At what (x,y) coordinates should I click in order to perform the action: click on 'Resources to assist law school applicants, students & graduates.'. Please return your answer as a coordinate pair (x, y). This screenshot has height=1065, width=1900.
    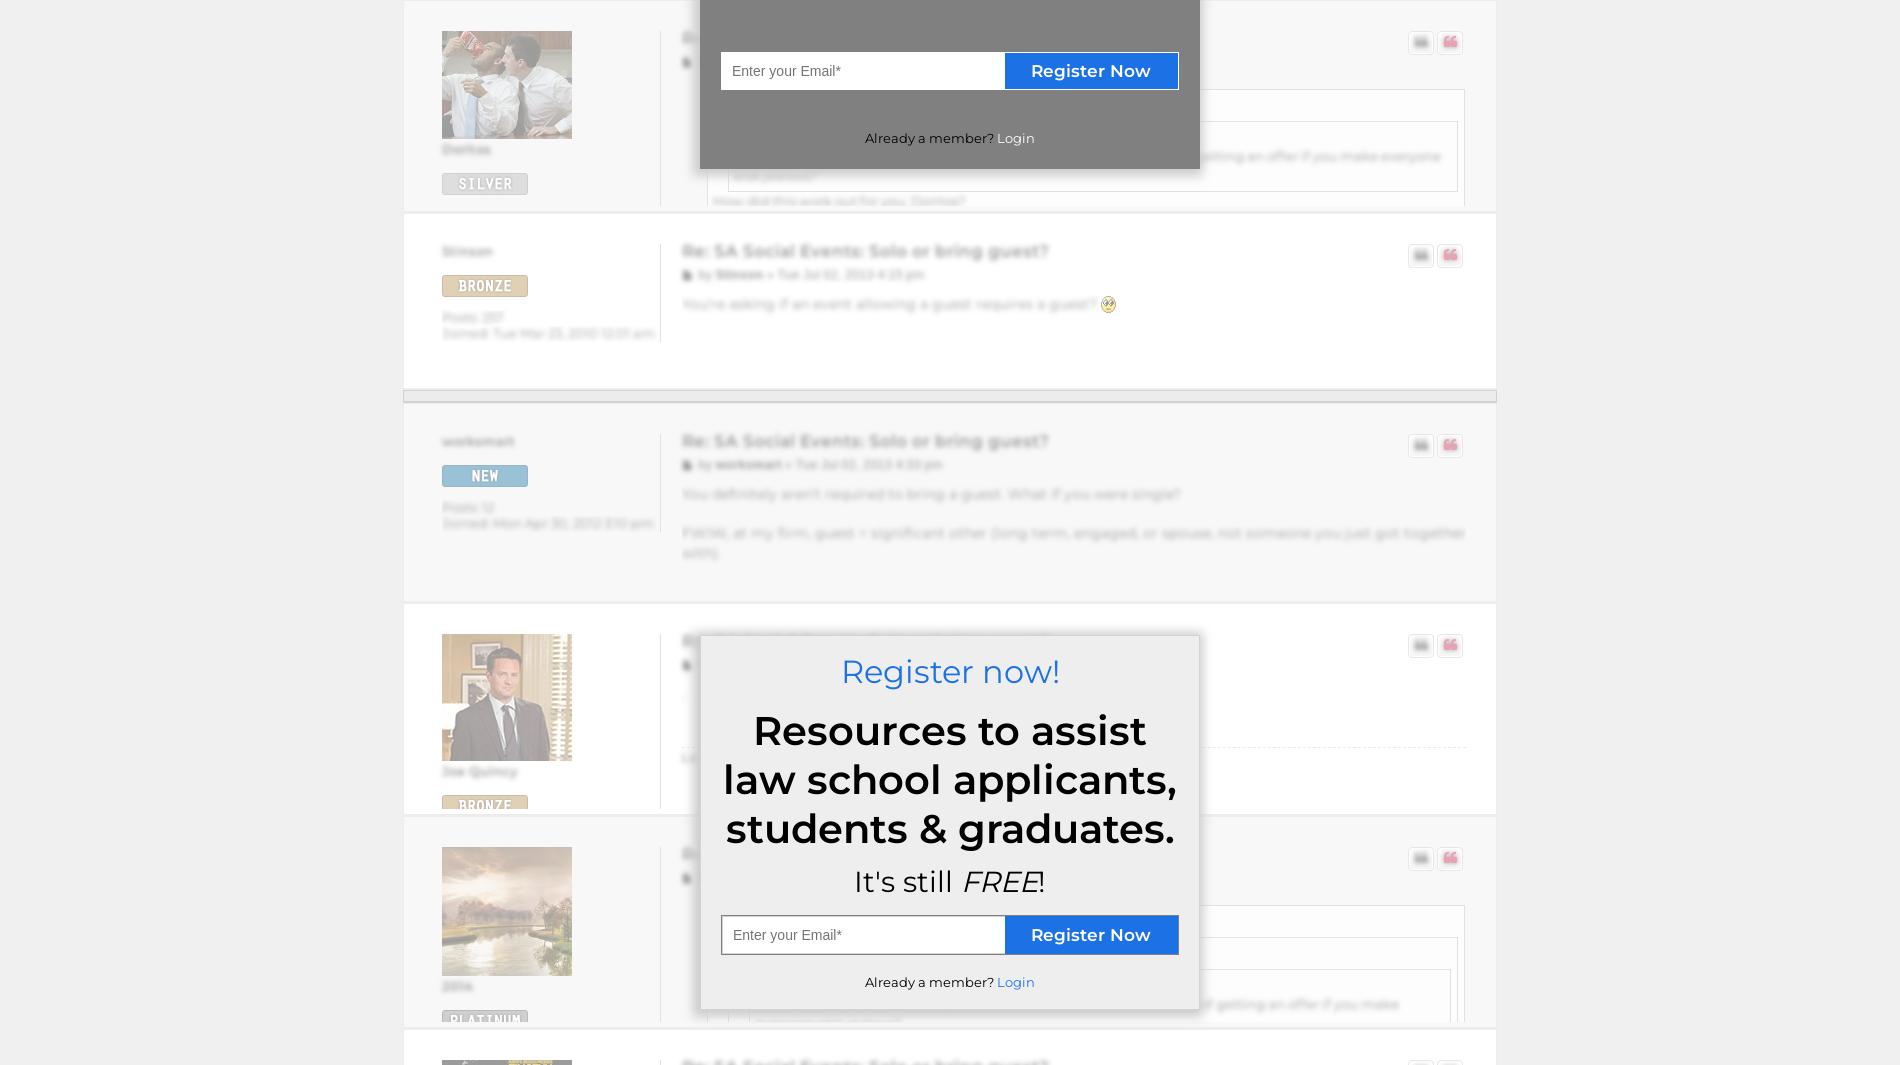
    Looking at the image, I should click on (950, 779).